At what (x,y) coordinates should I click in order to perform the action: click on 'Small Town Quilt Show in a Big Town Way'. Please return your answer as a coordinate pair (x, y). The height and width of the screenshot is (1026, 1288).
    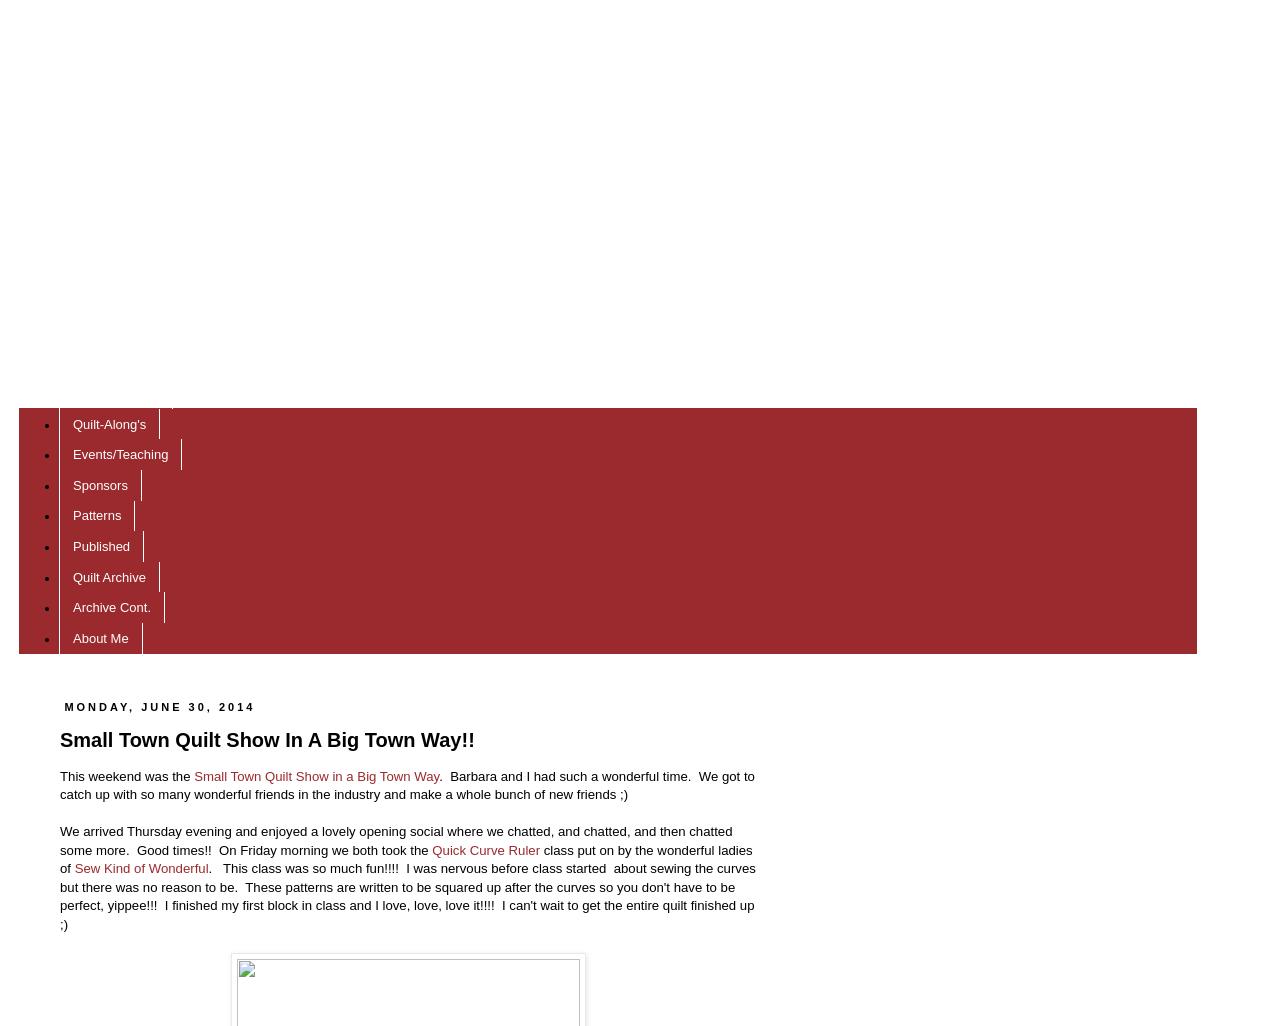
    Looking at the image, I should click on (316, 774).